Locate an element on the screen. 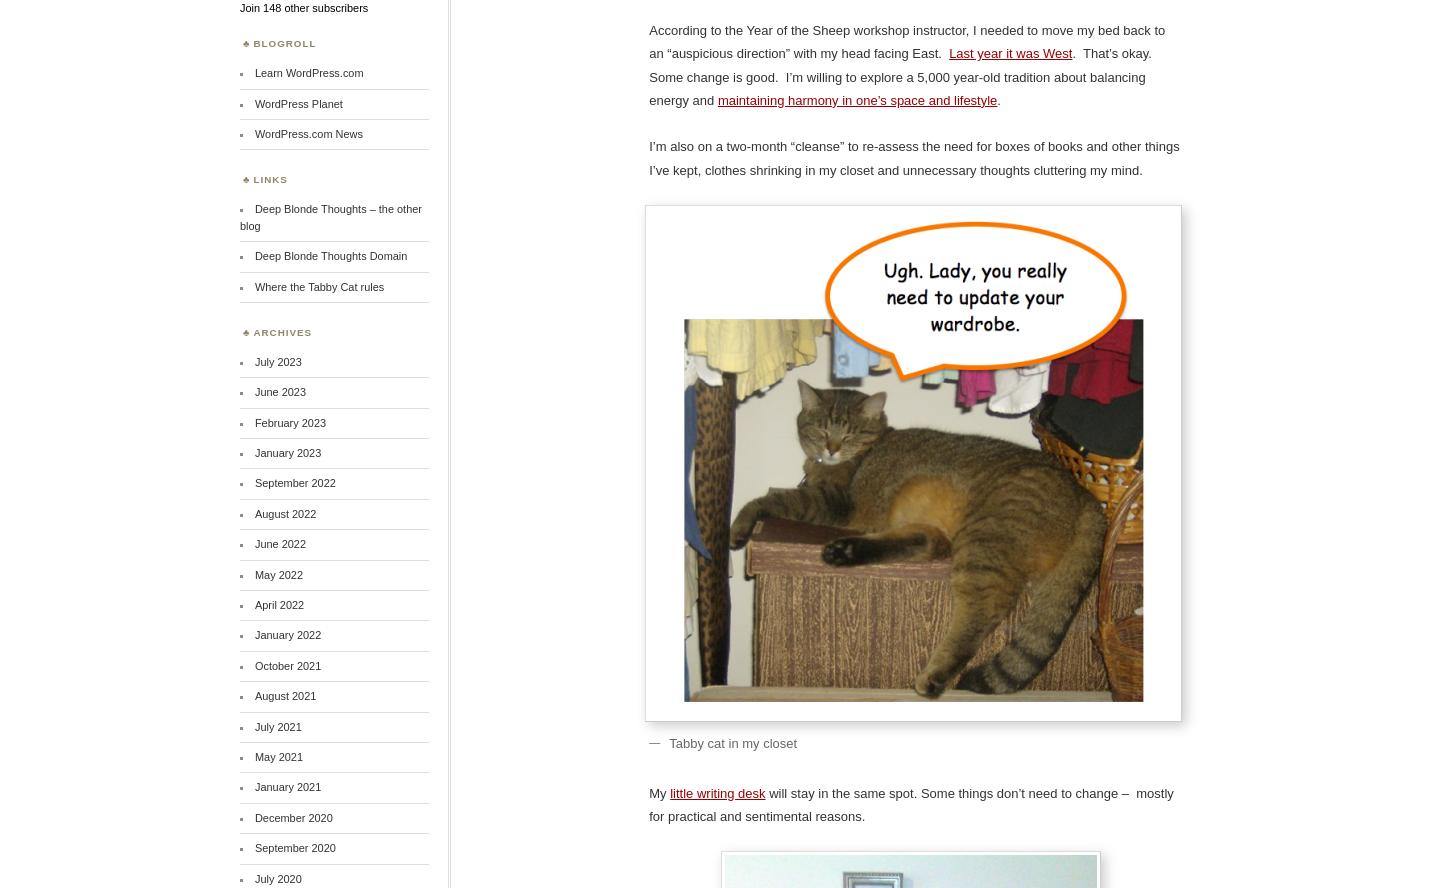 This screenshot has height=888, width=1440. 'Last year it was West' is located at coordinates (1009, 53).